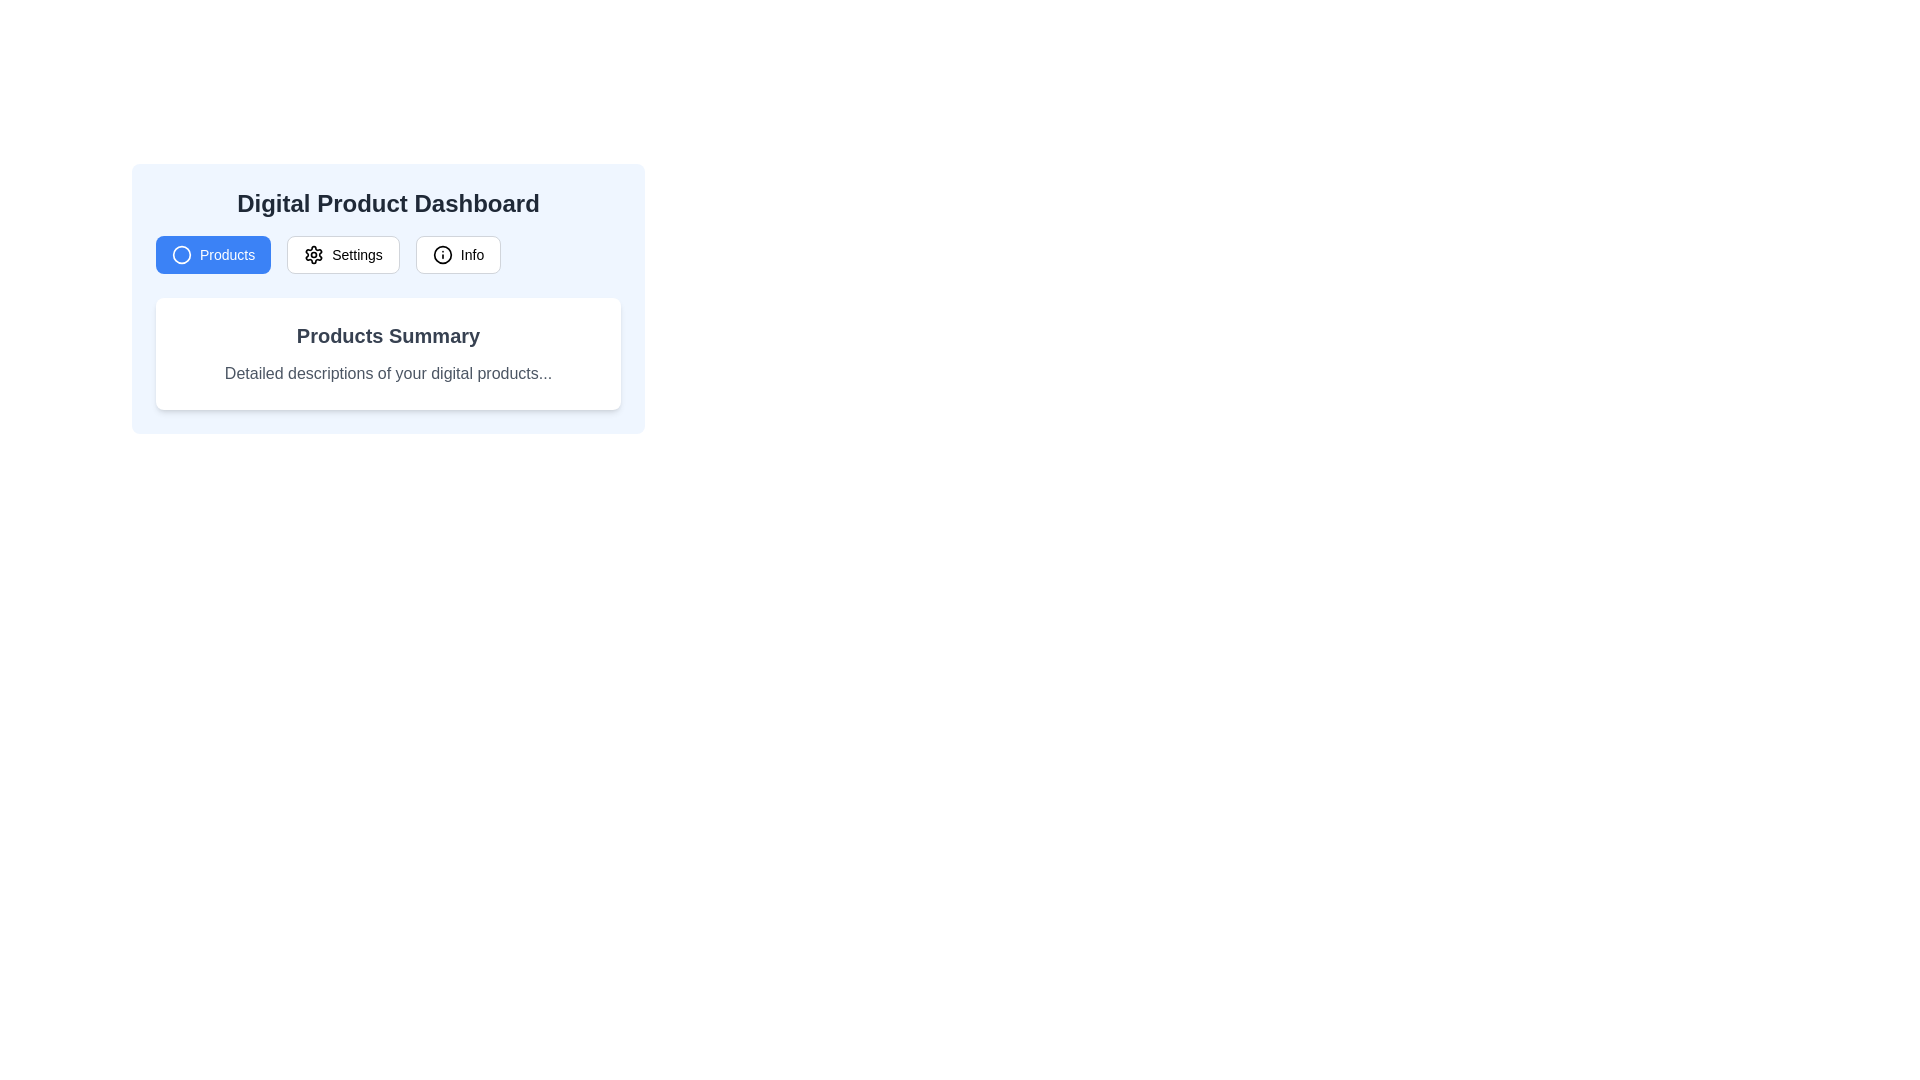 This screenshot has width=1920, height=1080. Describe the element at coordinates (441, 253) in the screenshot. I see `the small circular icon containing an 'i' symbol, which is the leftmost part of the 'Info' button in the button row near the top-center of the interface` at that location.